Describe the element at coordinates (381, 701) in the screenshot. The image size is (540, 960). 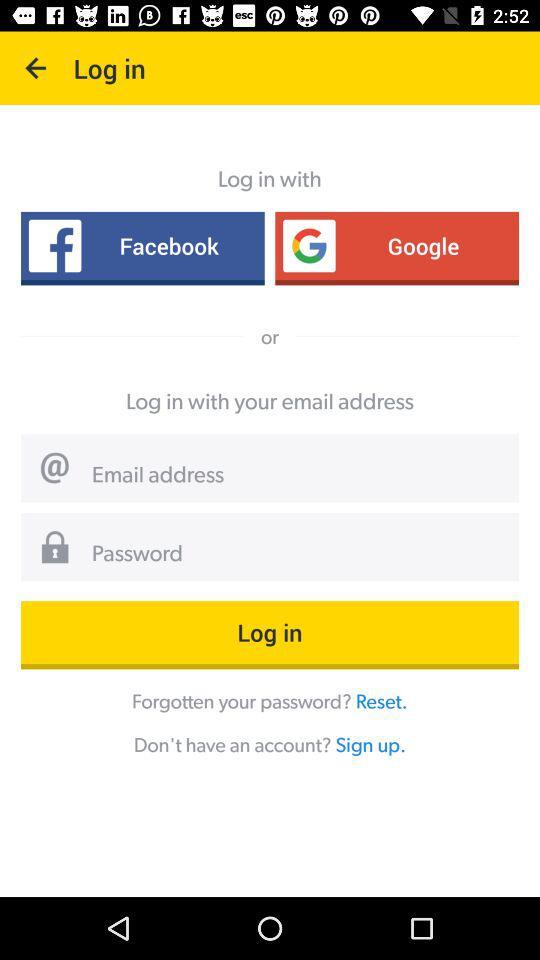
I see `item next to the forgotten your password?` at that location.